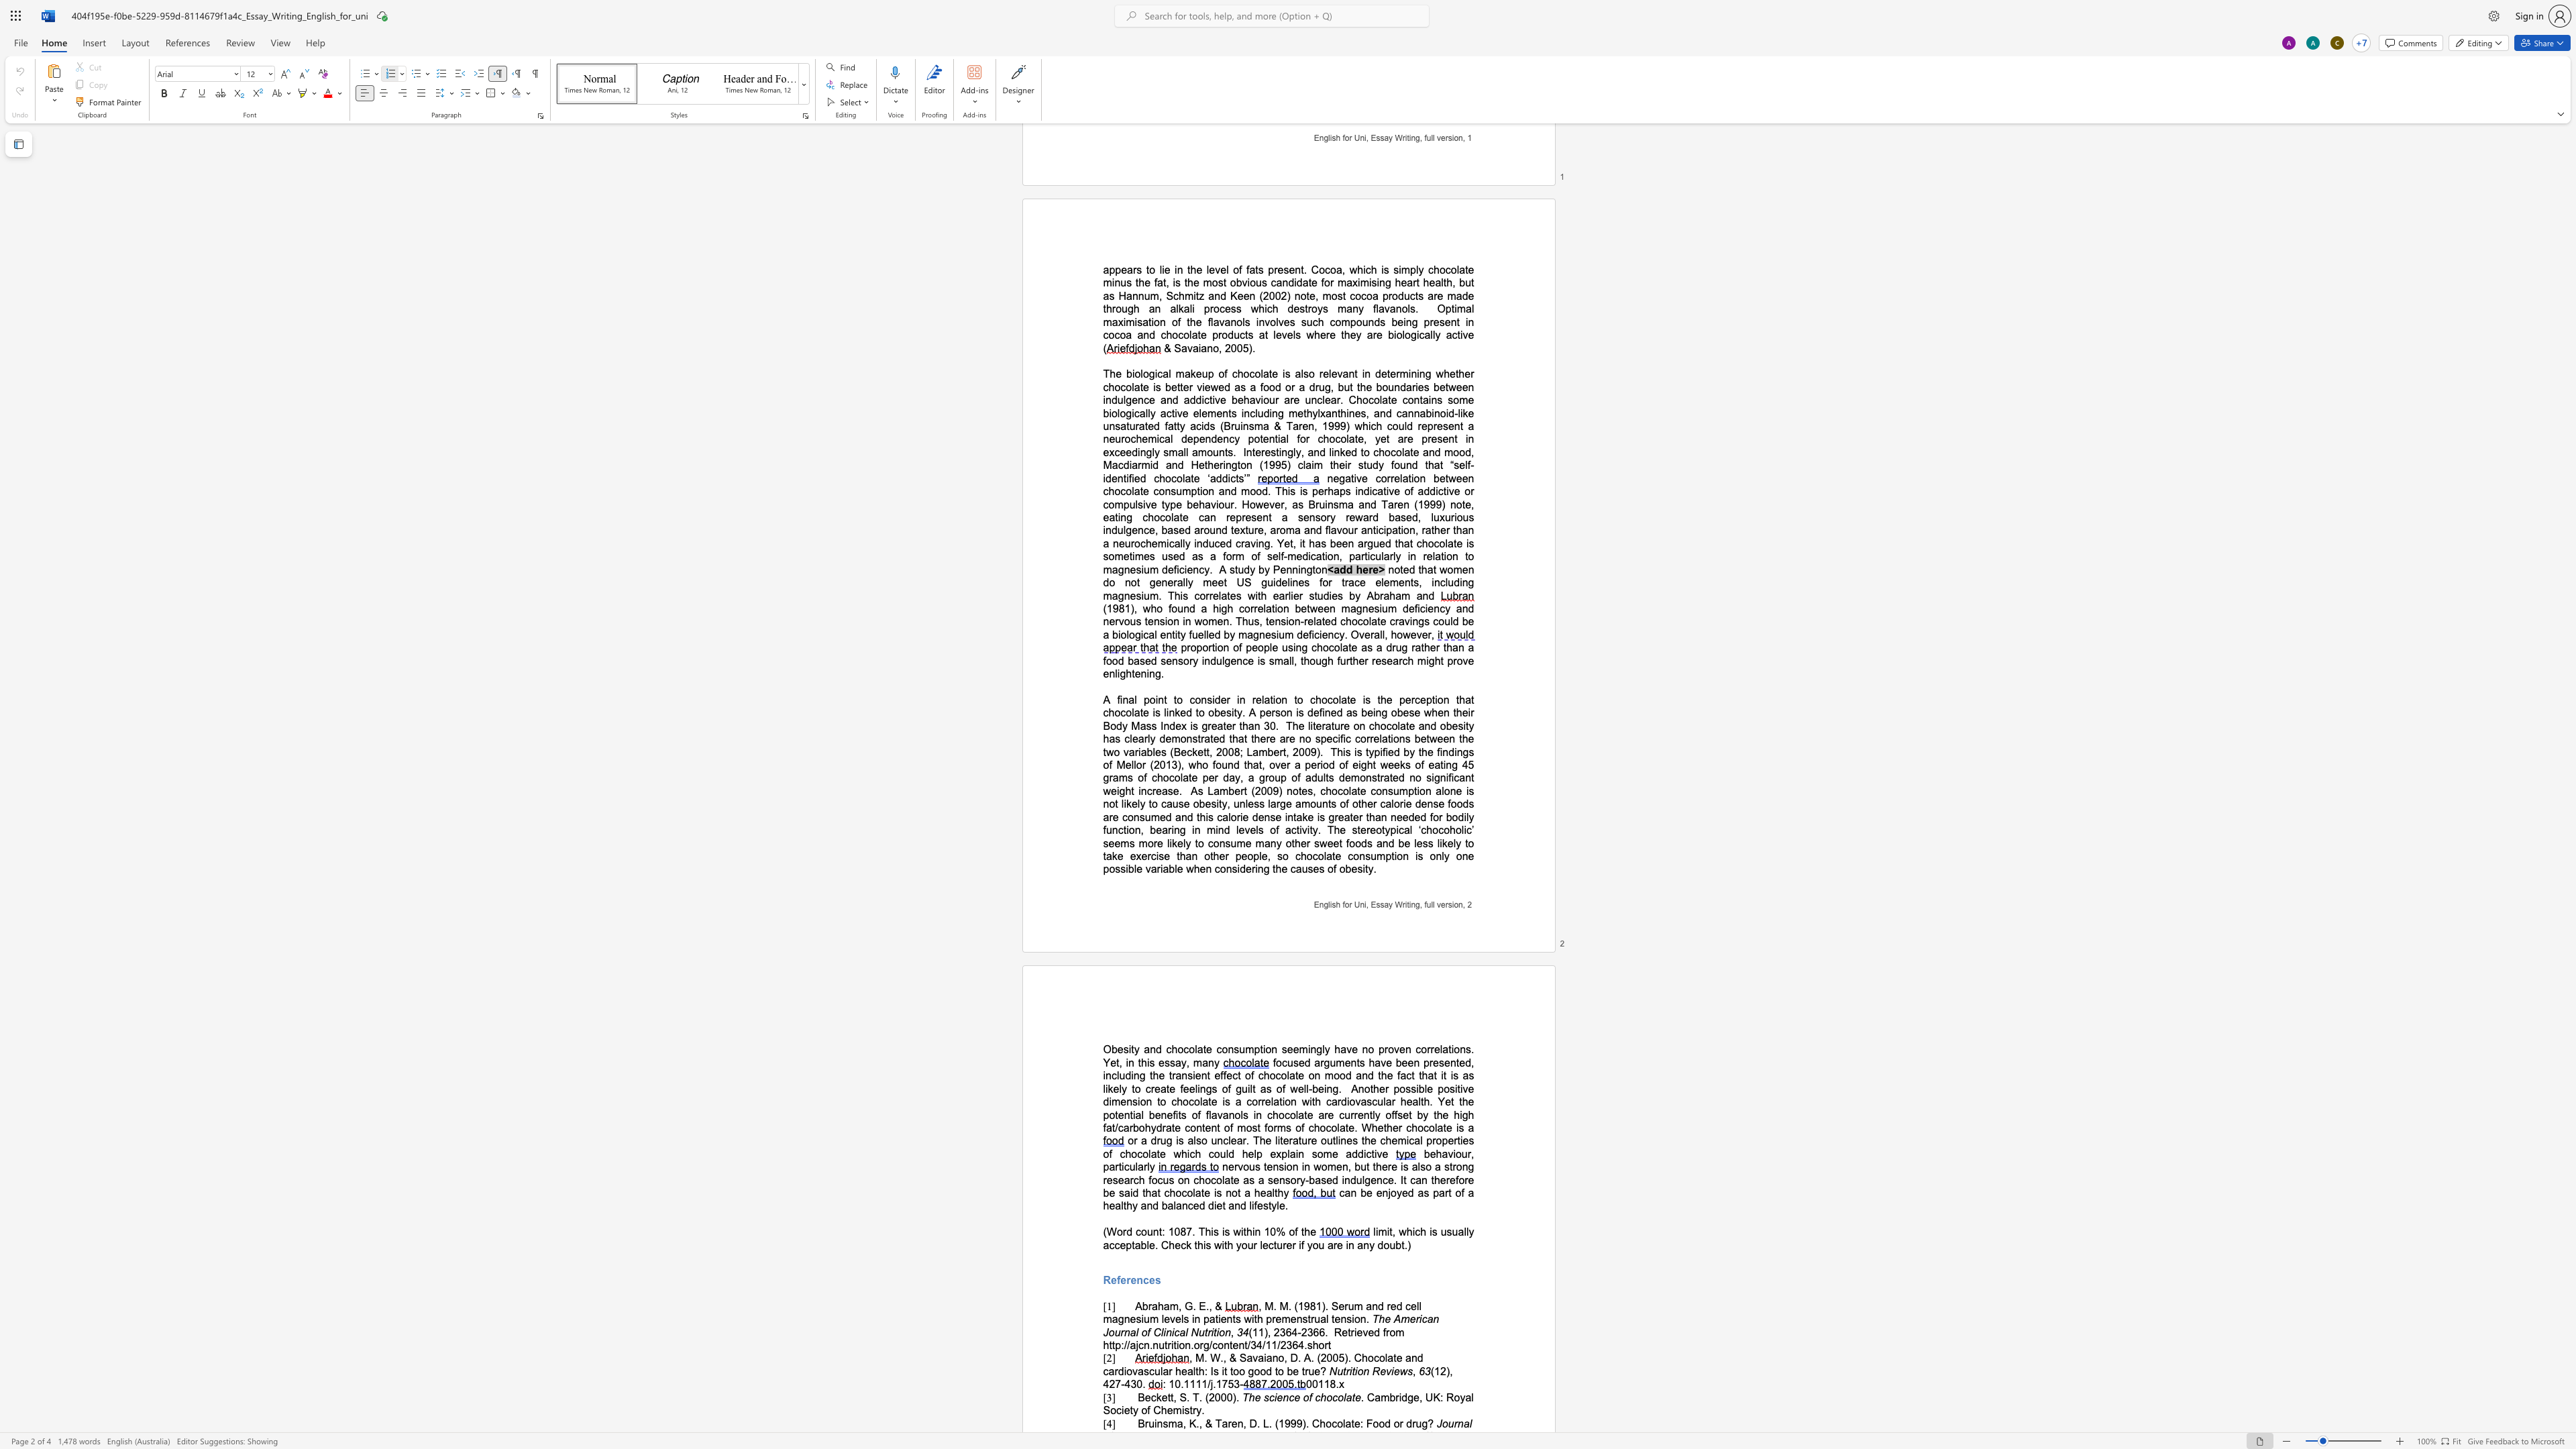  I want to click on the space between the continuous character "y" and "." in the text, so click(1200, 1409).